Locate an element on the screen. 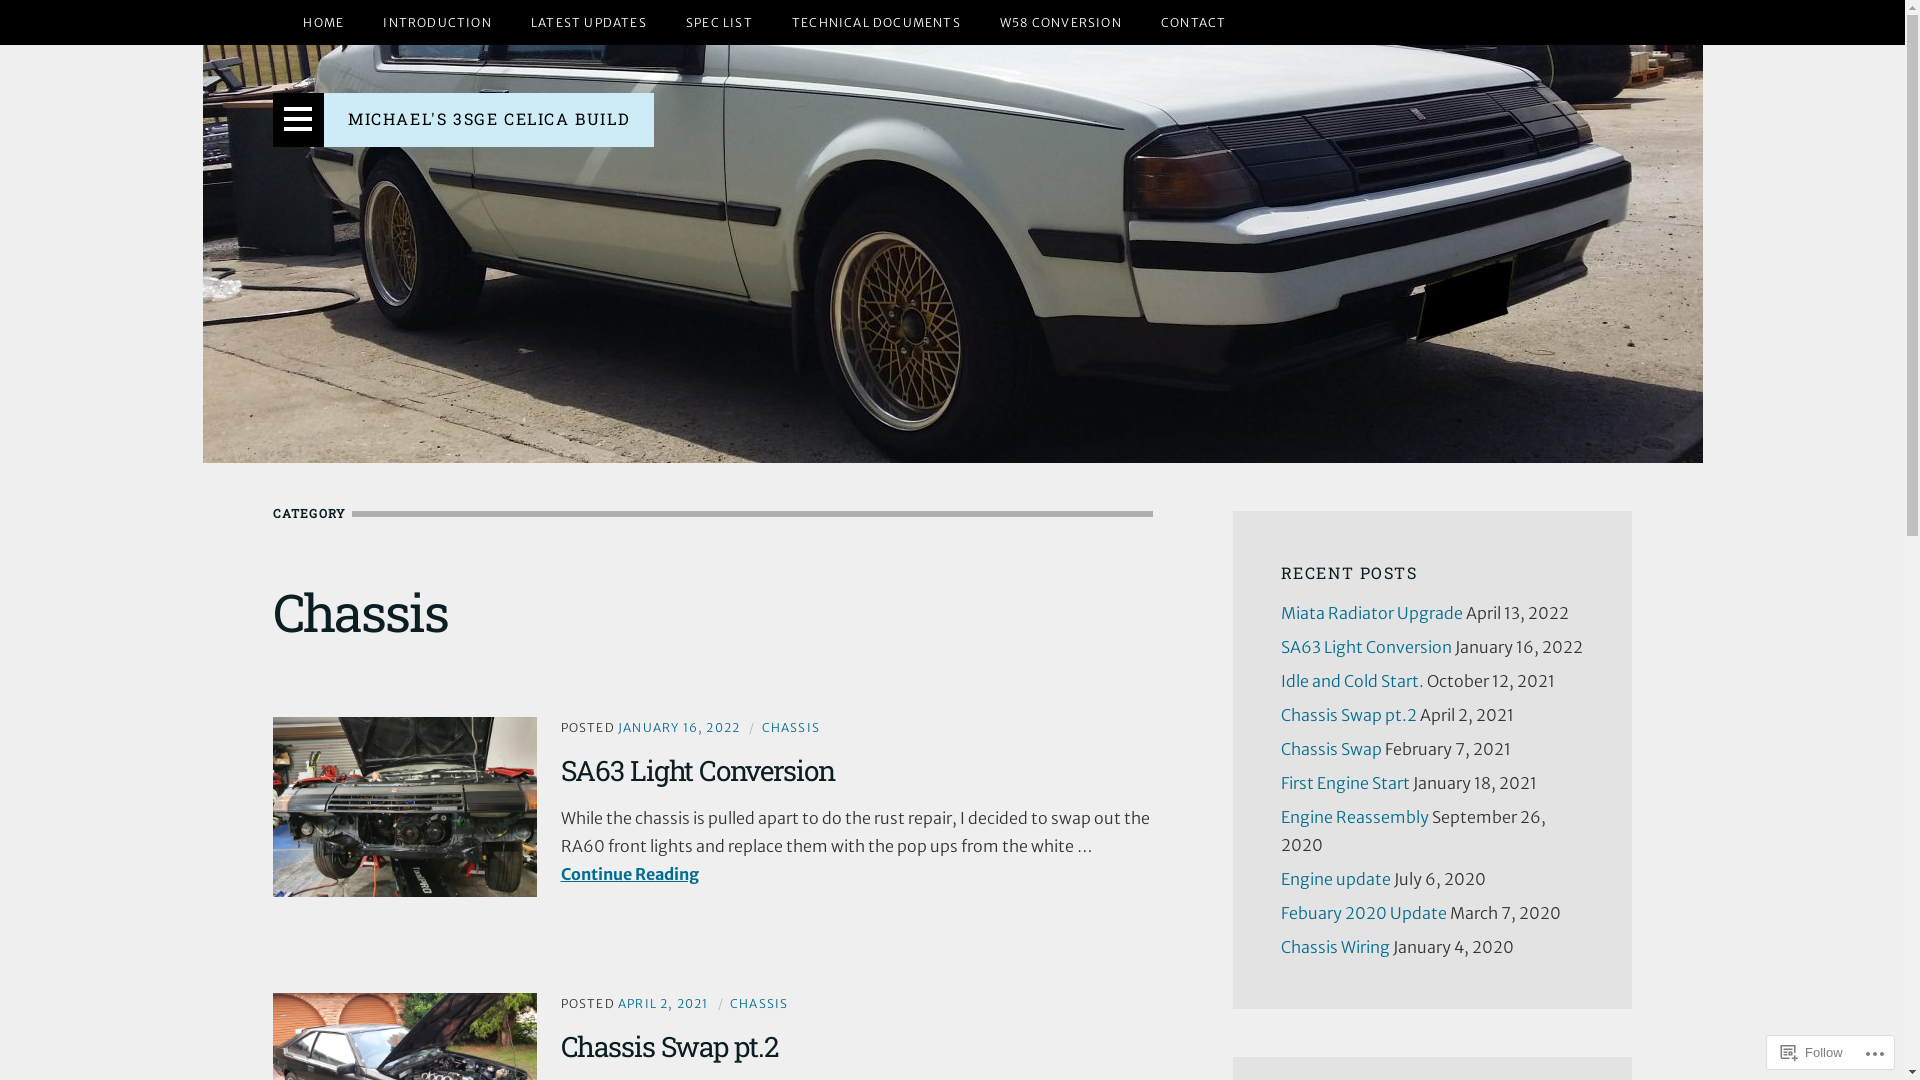 The height and width of the screenshot is (1080, 1920). 'Follow' is located at coordinates (1812, 1051).